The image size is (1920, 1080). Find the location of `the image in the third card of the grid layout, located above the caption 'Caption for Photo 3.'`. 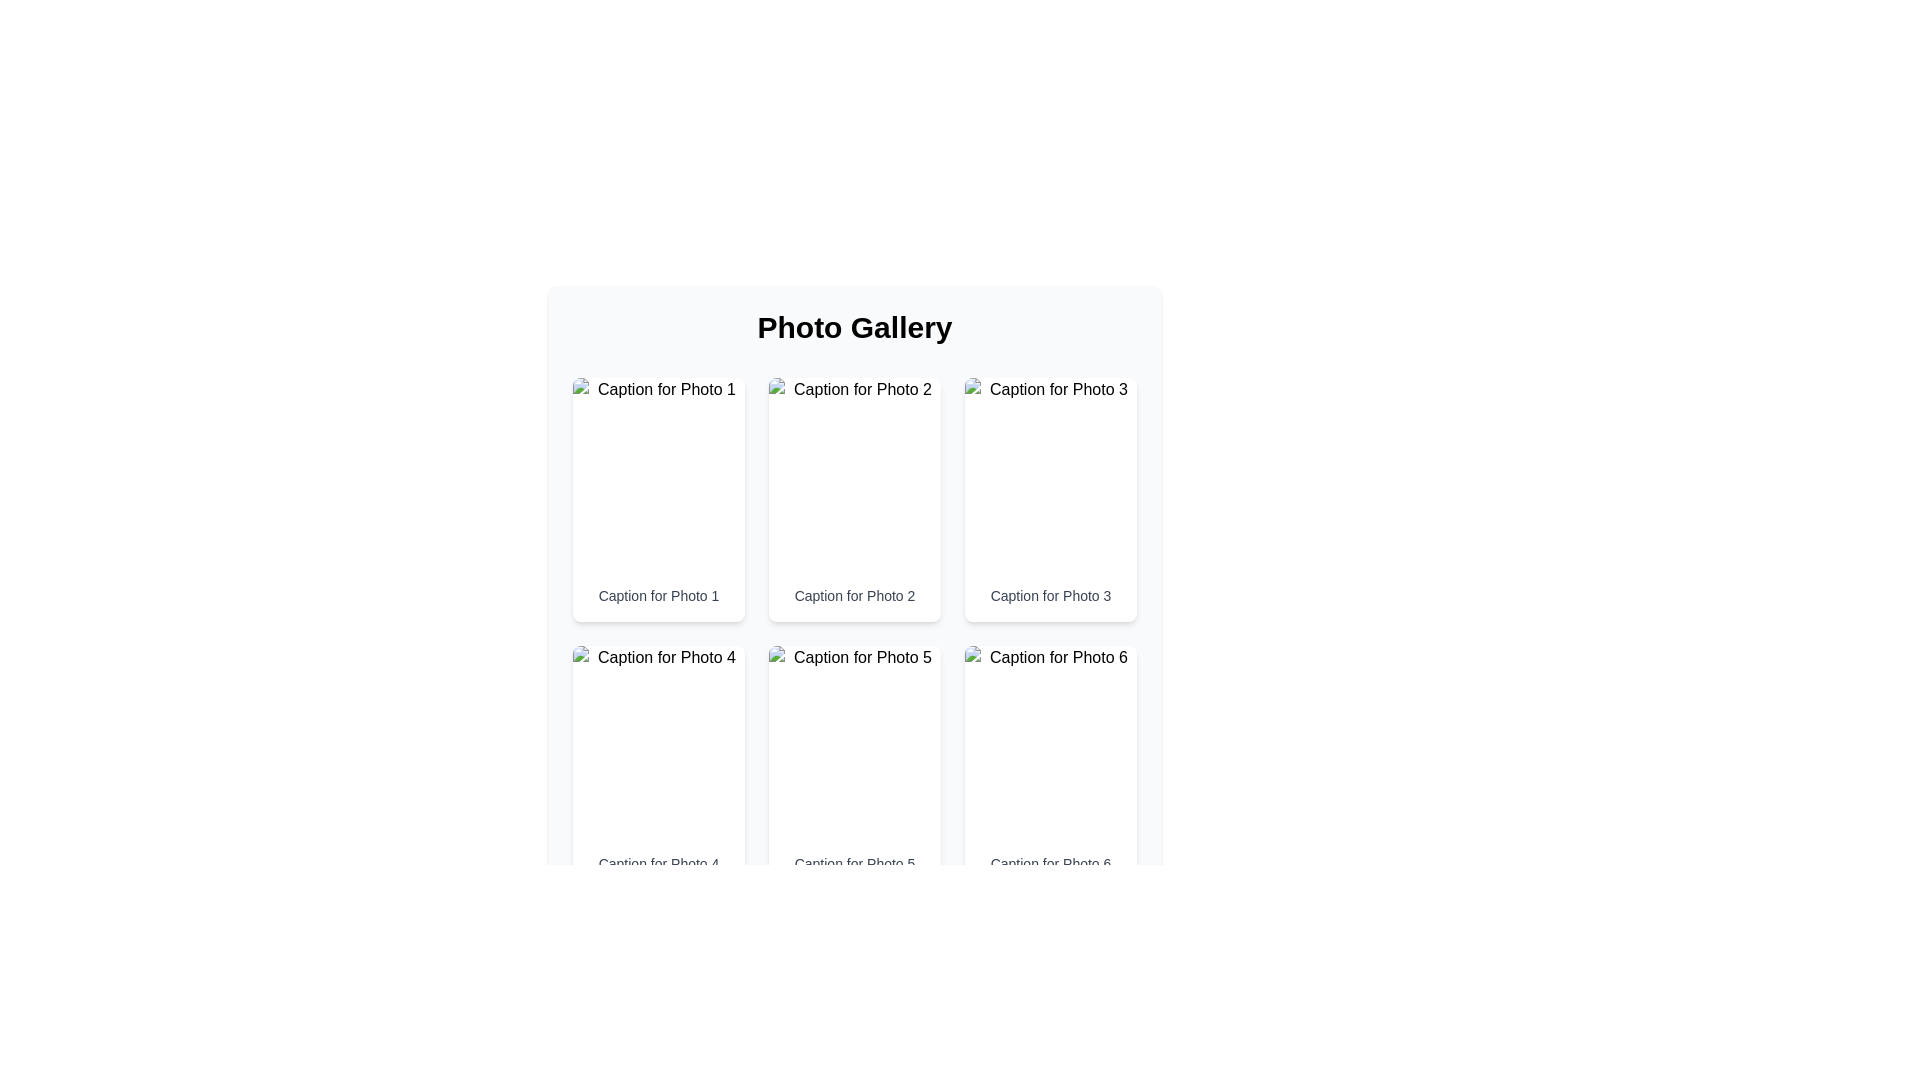

the image in the third card of the grid layout, located above the caption 'Caption for Photo 3.' is located at coordinates (1050, 474).